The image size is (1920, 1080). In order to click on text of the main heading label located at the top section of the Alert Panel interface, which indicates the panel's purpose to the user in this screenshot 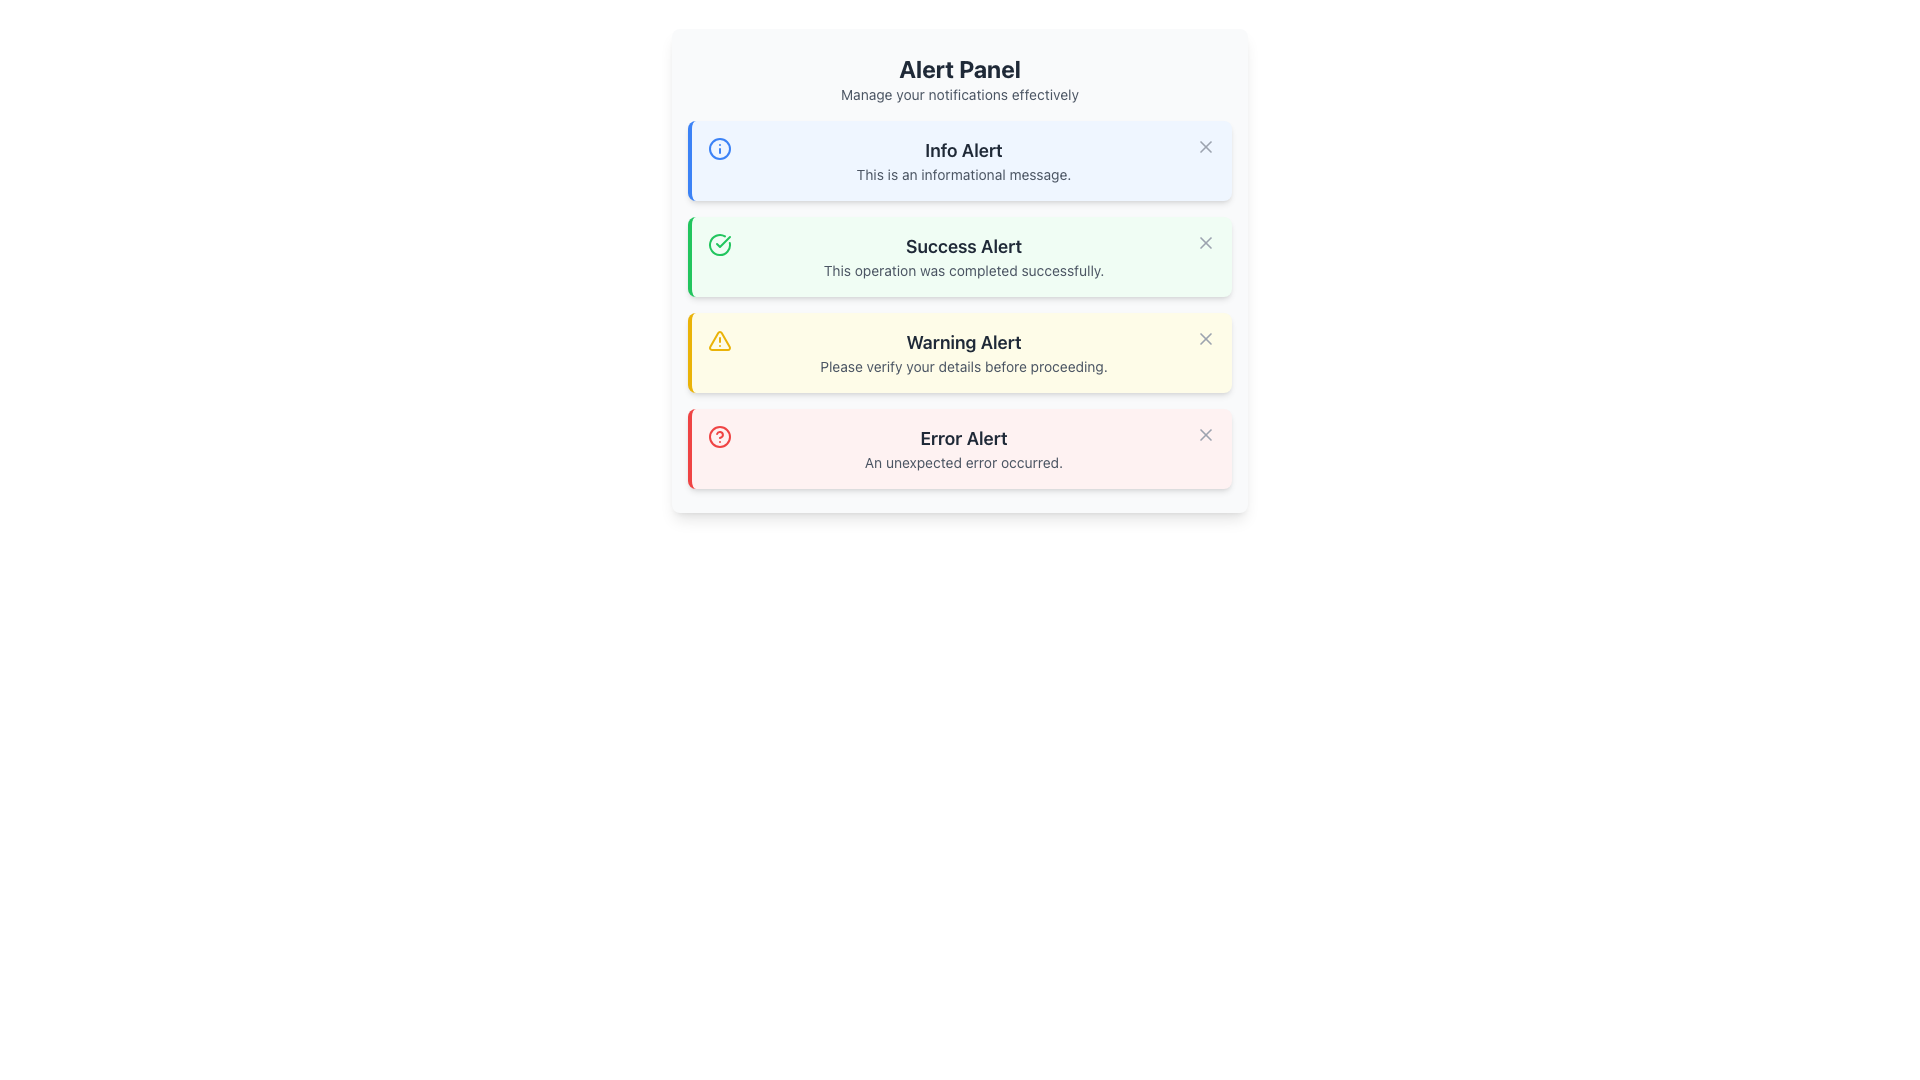, I will do `click(960, 68)`.